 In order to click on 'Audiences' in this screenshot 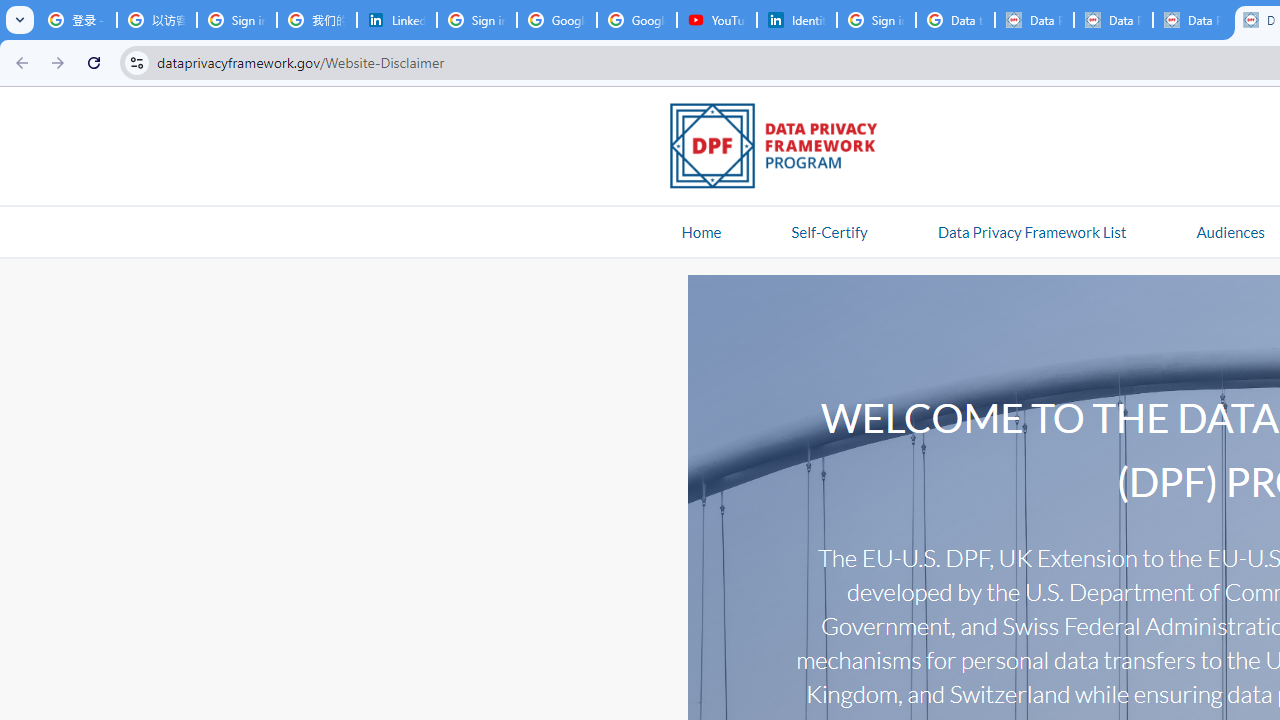, I will do `click(1229, 230)`.